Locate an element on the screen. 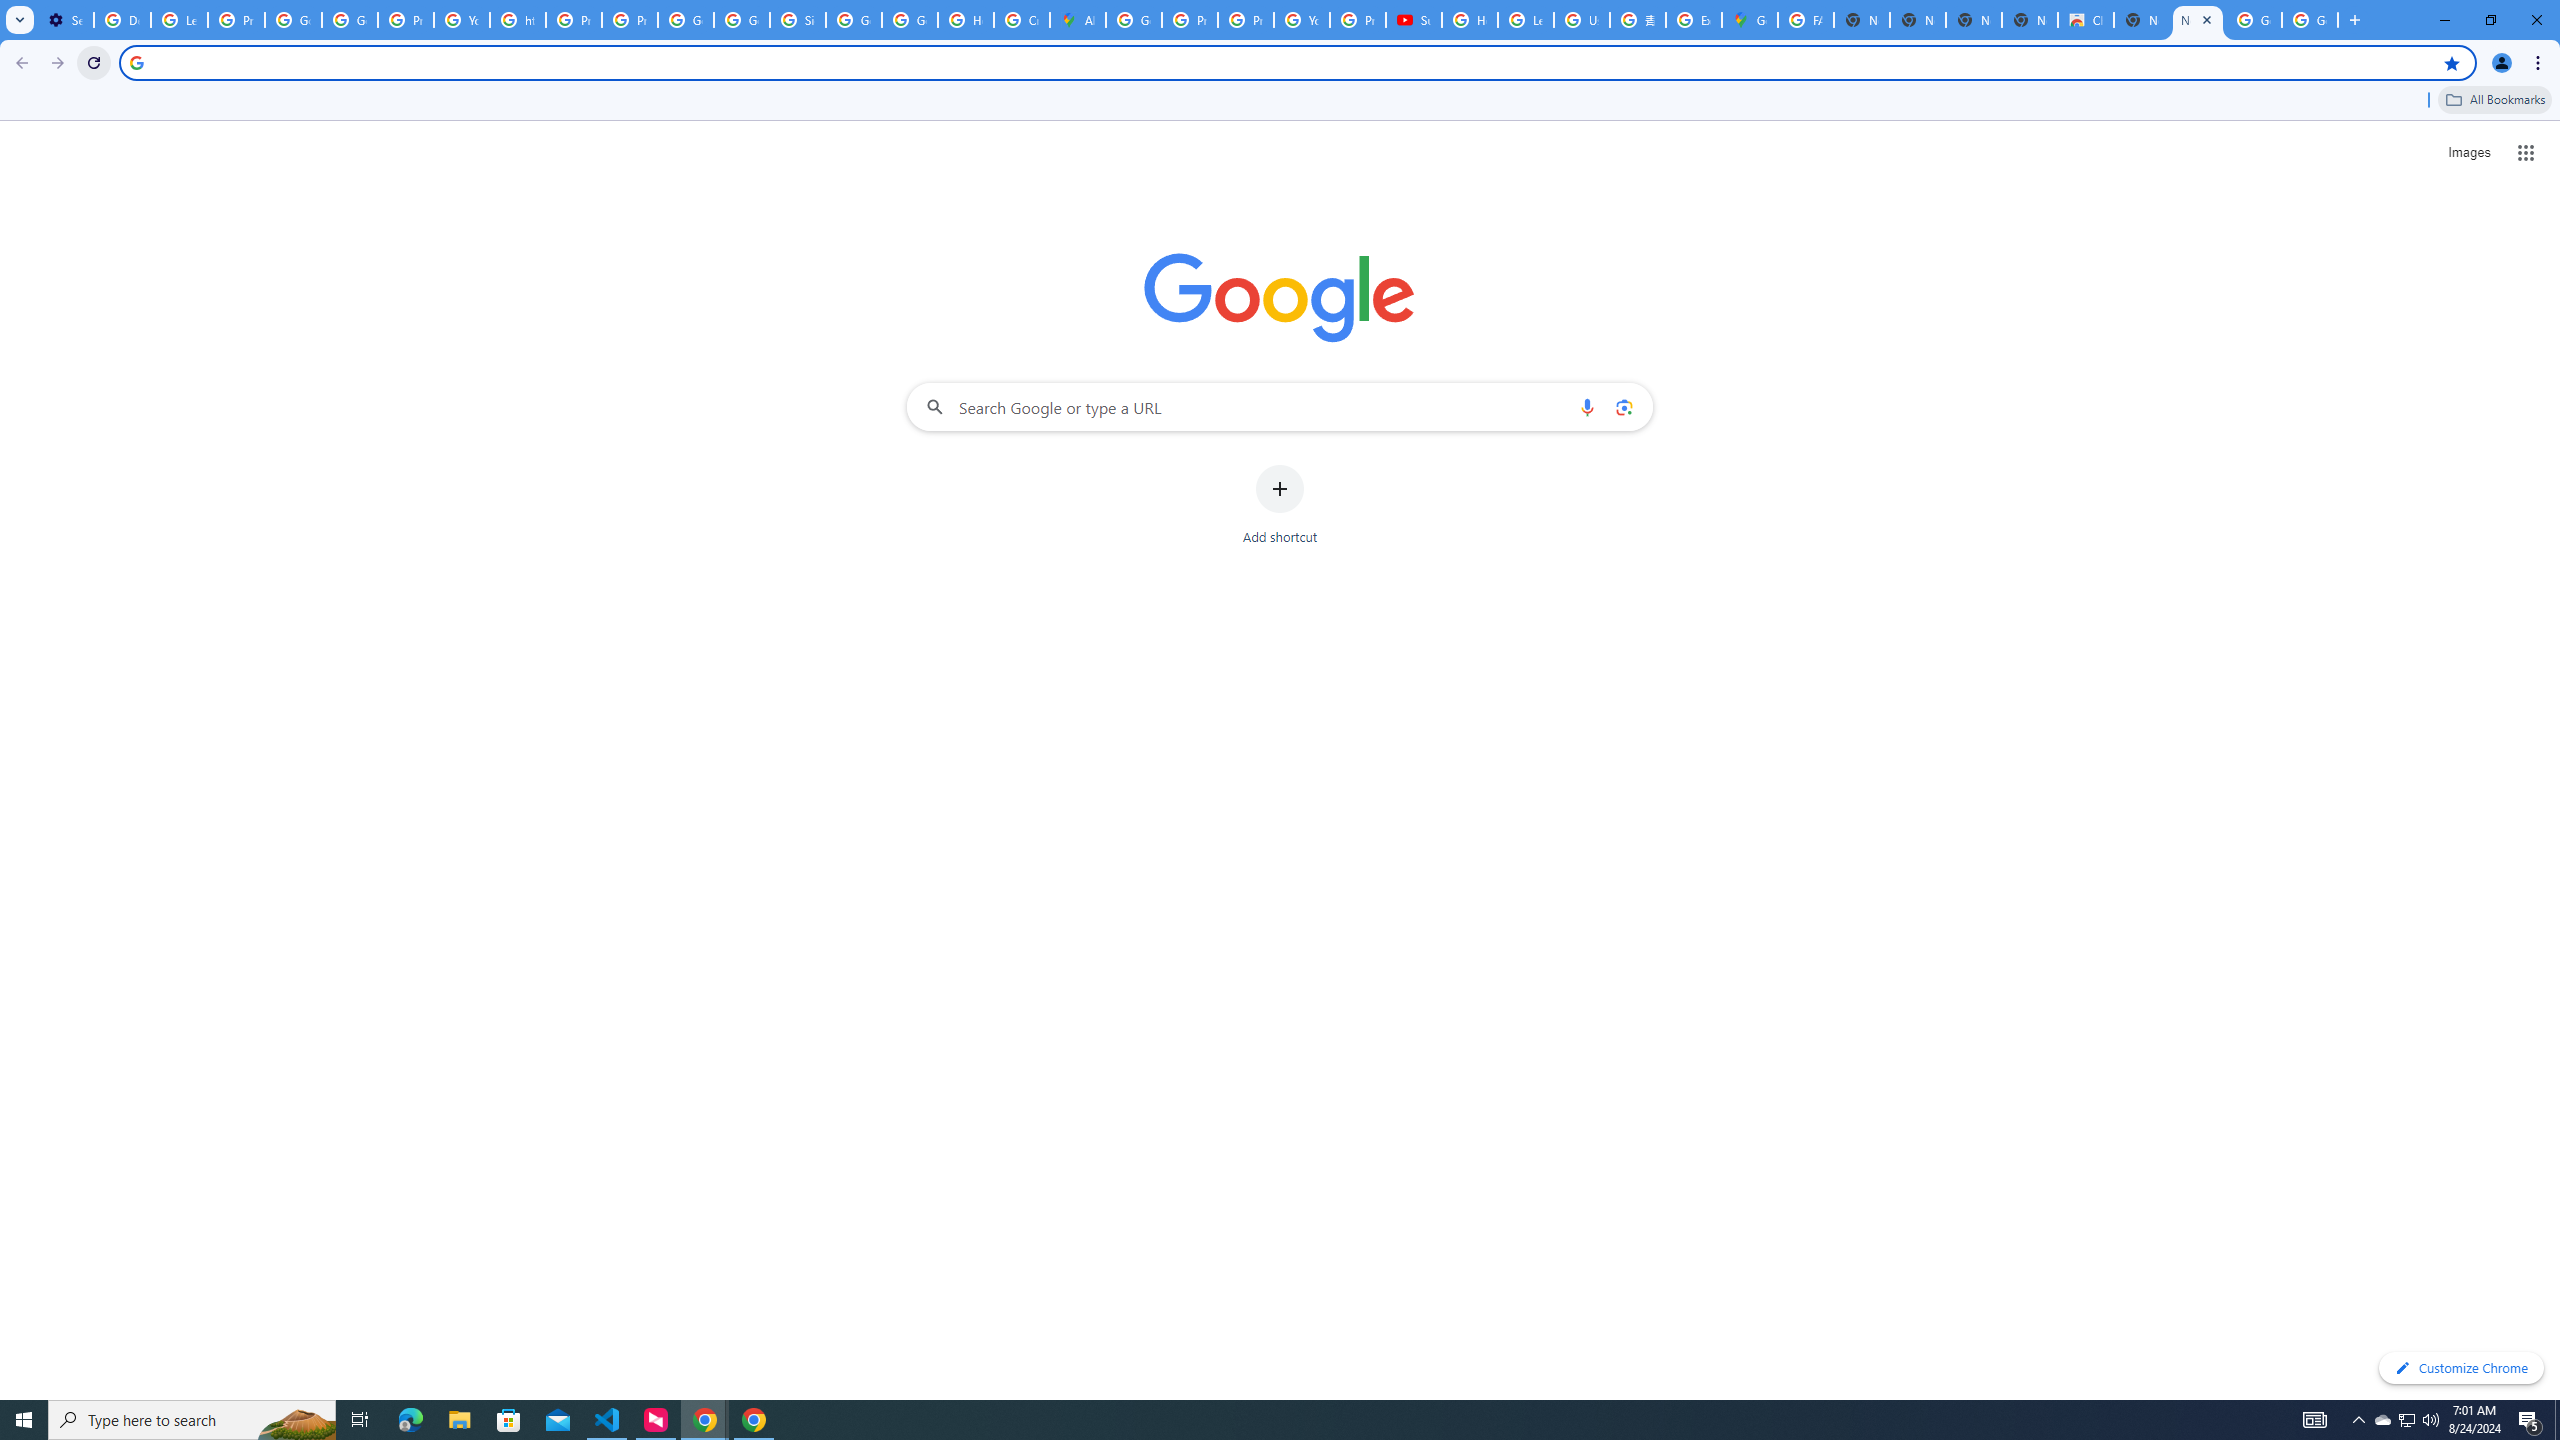  'Privacy Help Center - Policies Help' is located at coordinates (1244, 19).